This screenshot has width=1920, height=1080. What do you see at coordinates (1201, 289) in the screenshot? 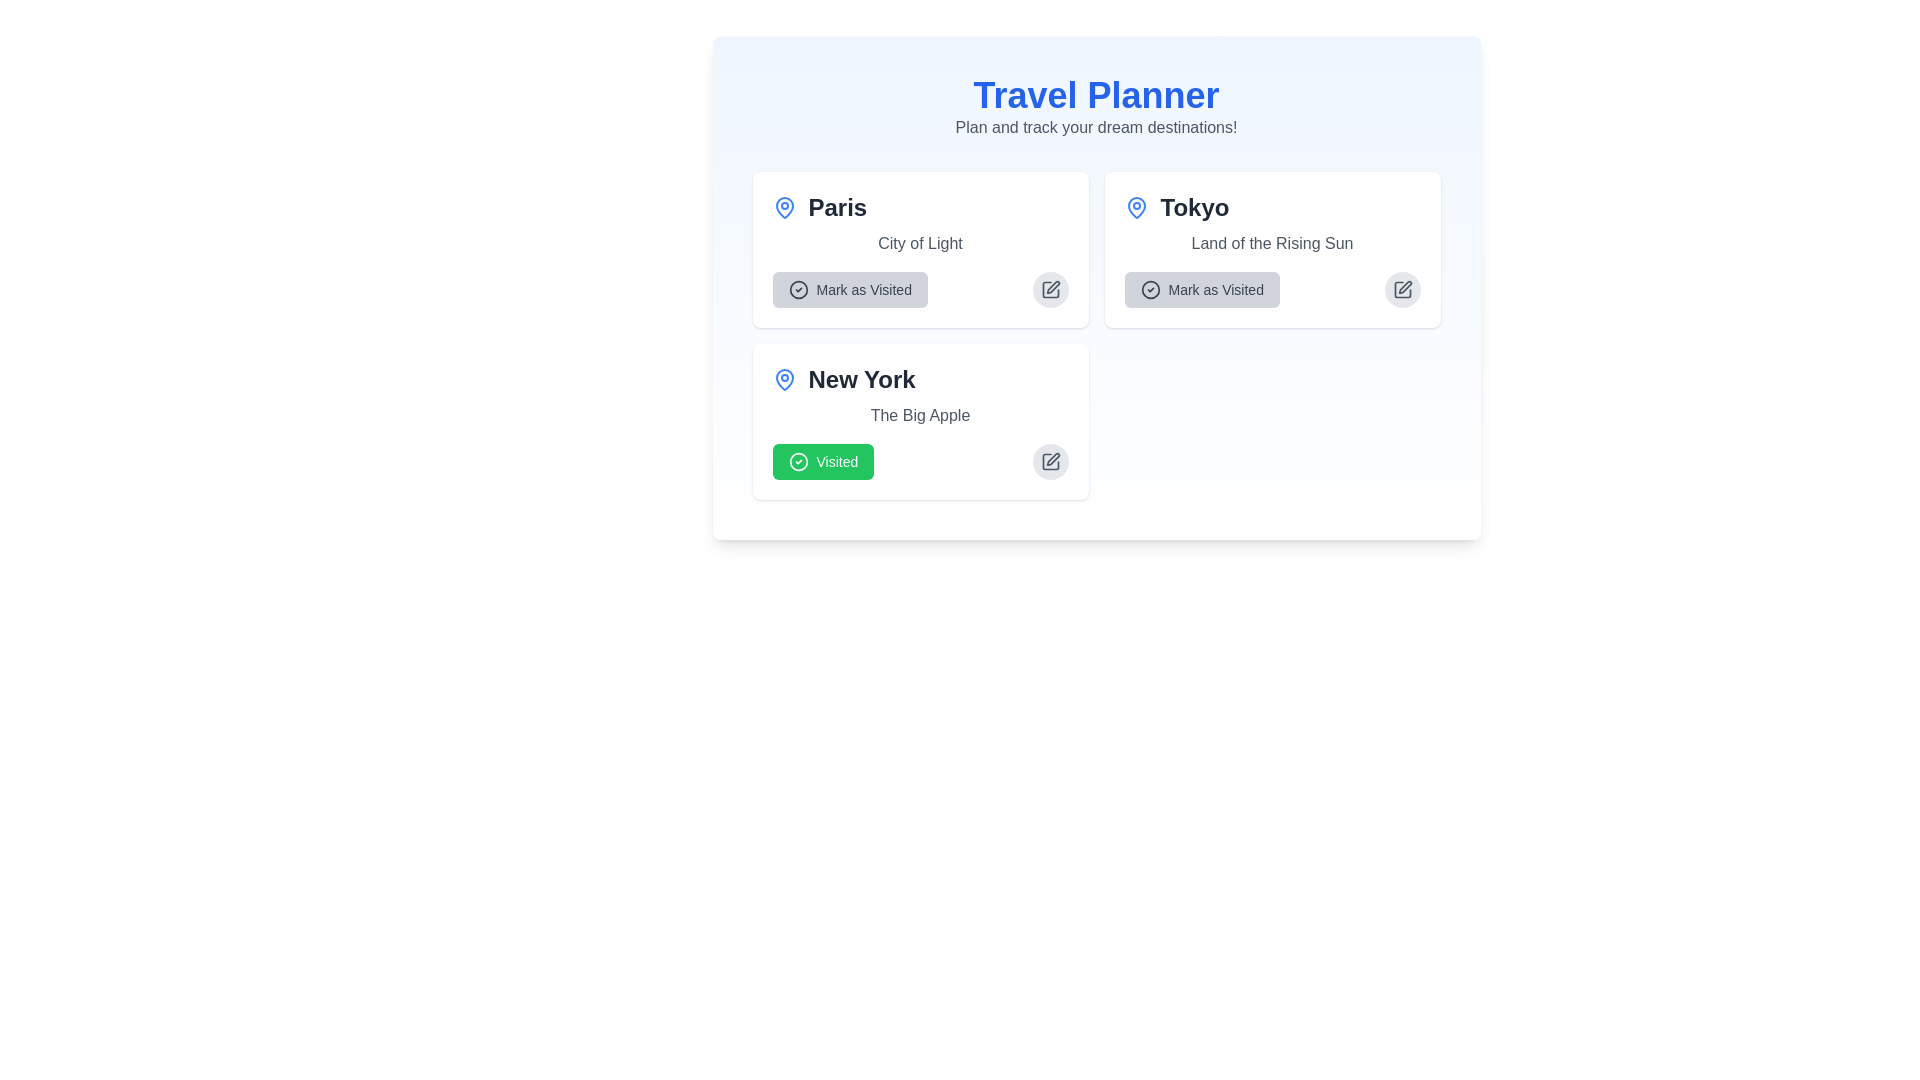
I see `the 'Mark as Visited' button located at the bottom-left corner of the 'Tokyo' card` at bounding box center [1201, 289].